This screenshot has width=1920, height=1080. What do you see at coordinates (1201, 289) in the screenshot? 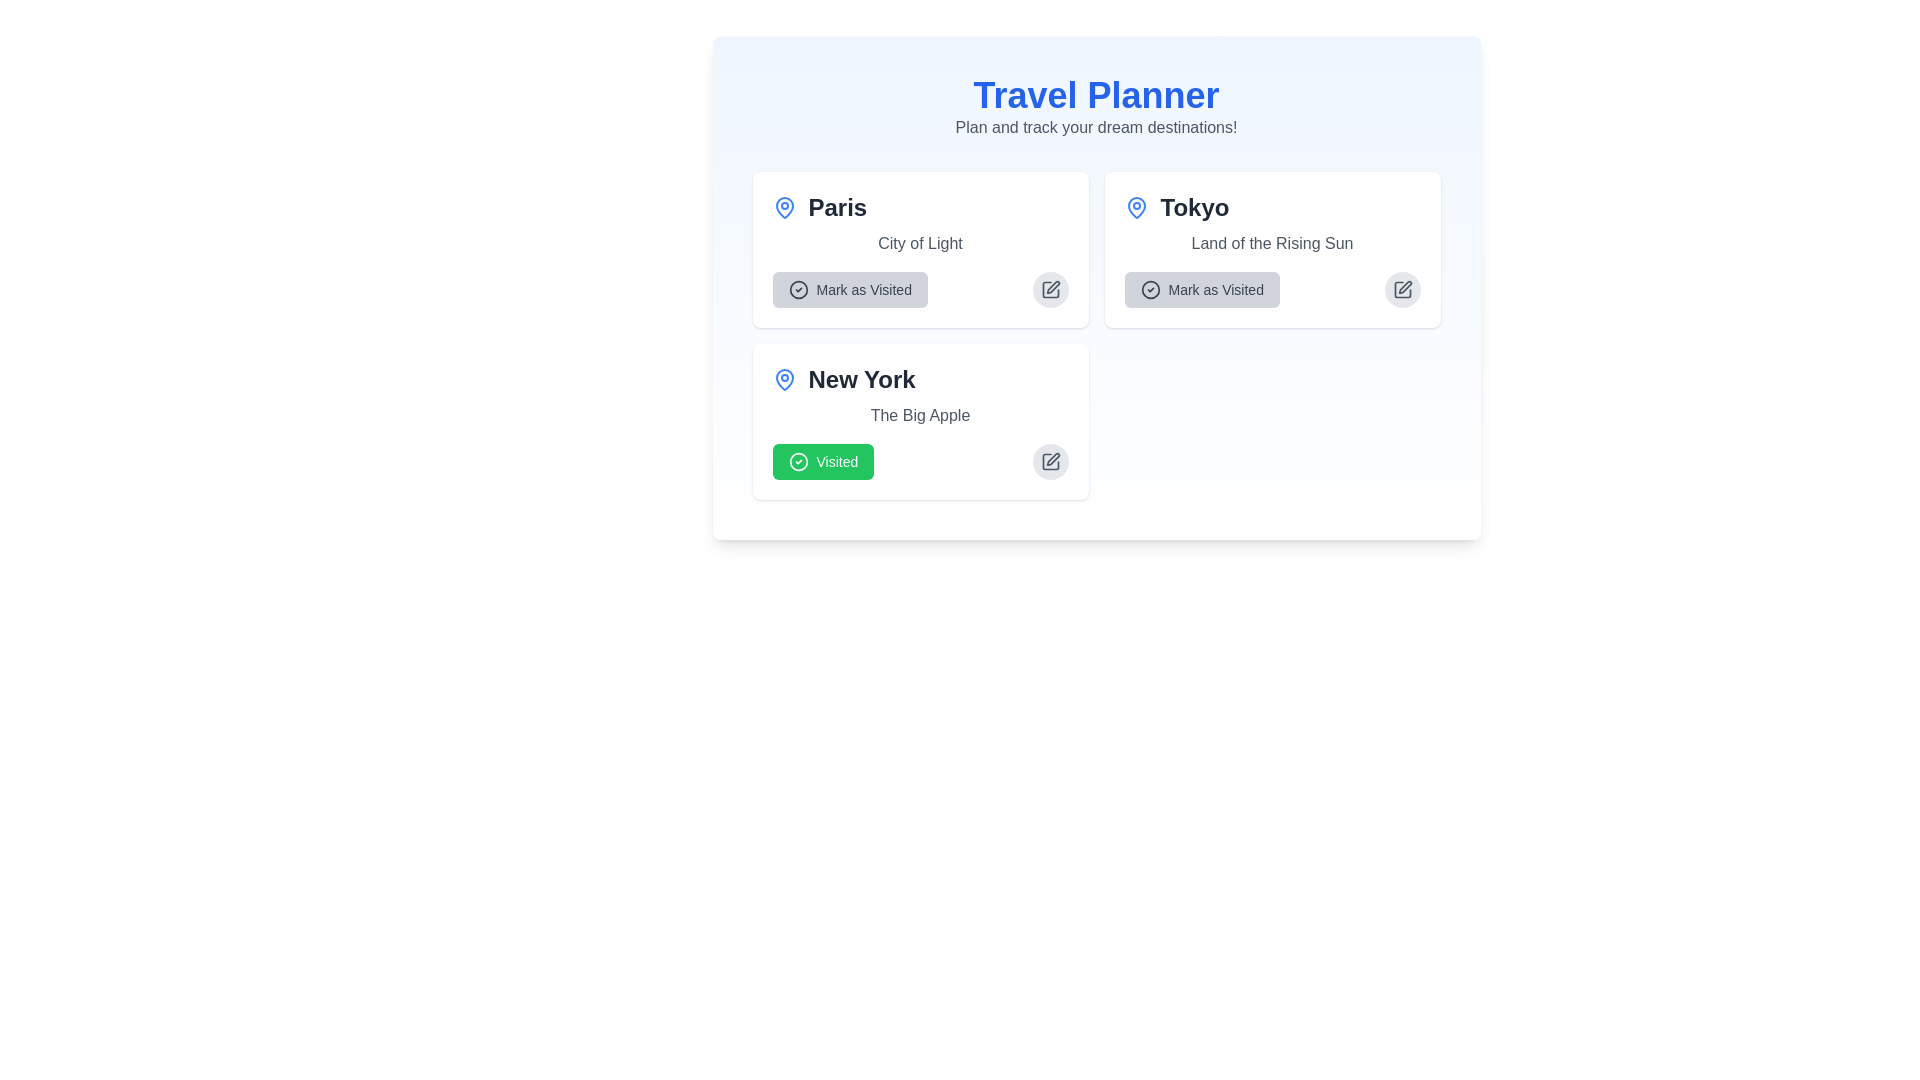
I see `the 'Mark as Visited' button located at the bottom-left corner of the 'Tokyo' card` at bounding box center [1201, 289].